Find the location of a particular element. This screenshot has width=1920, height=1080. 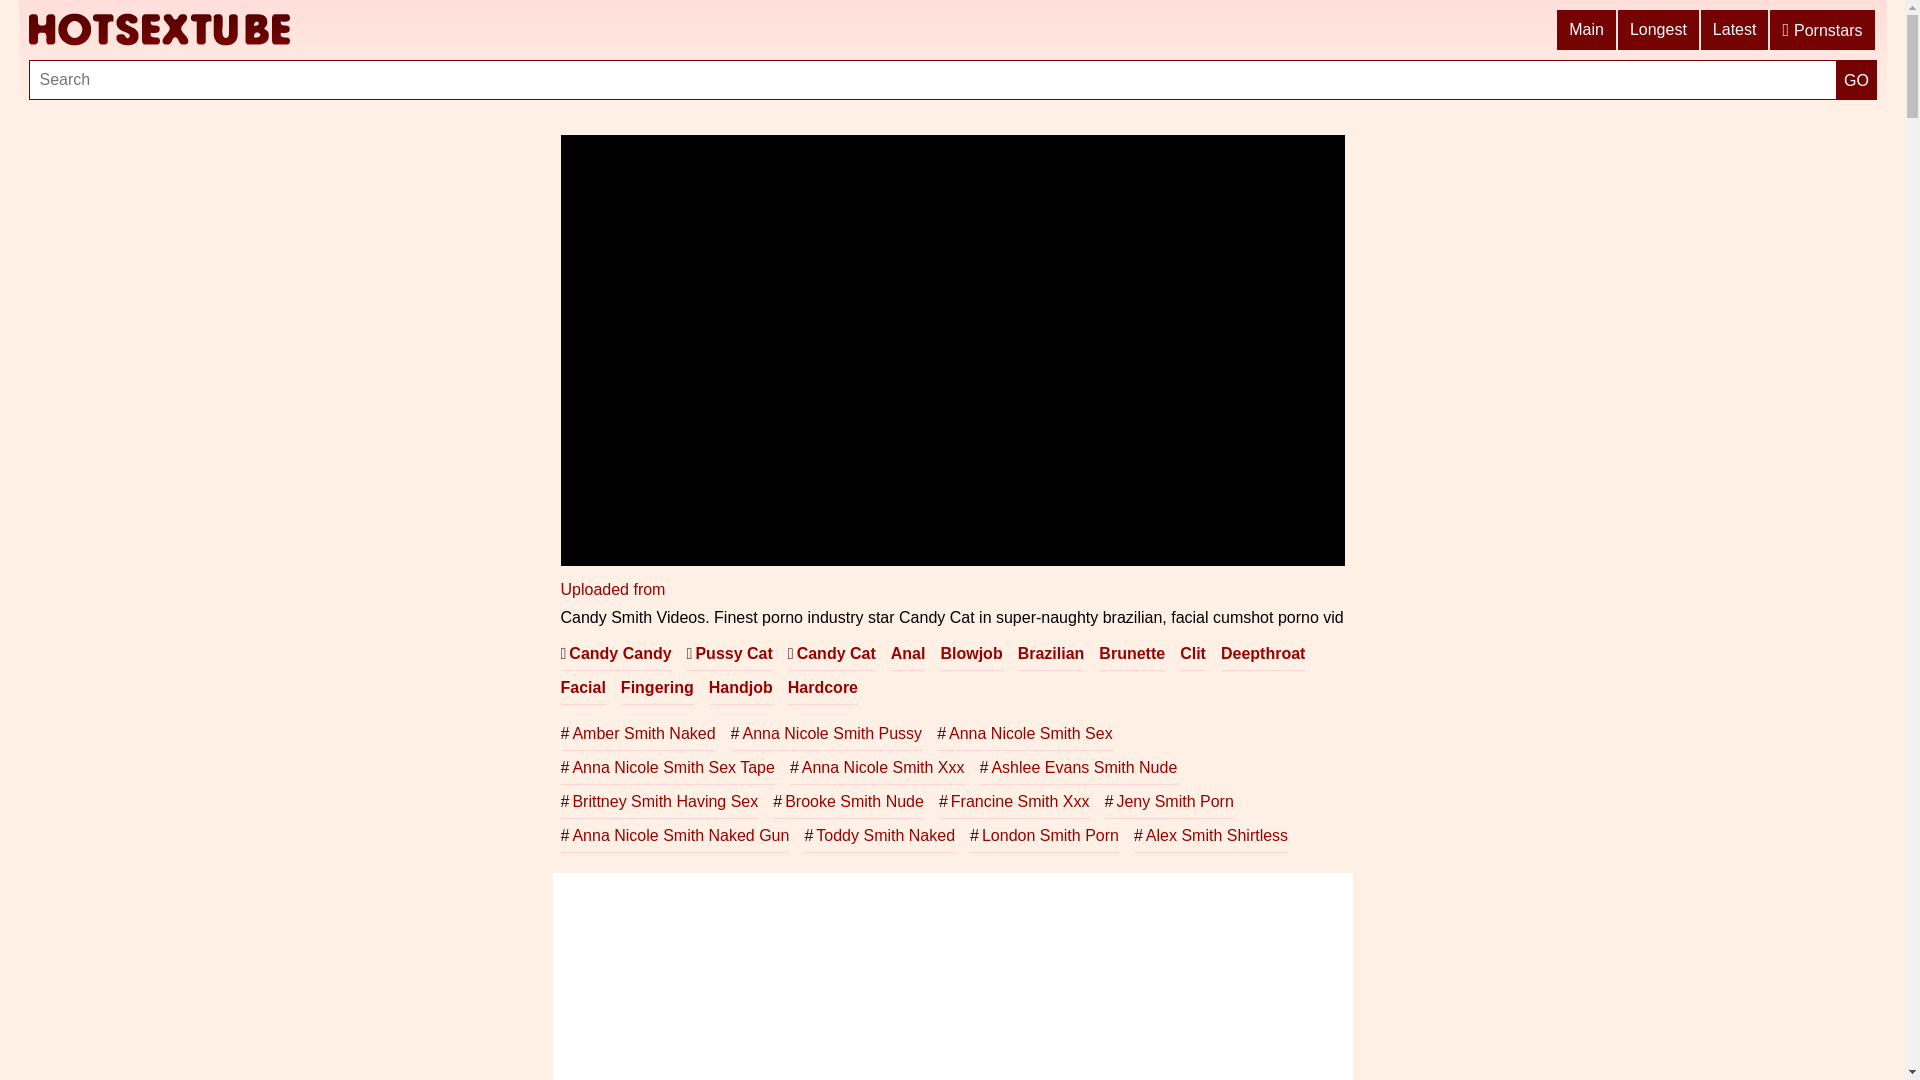

'Fingering' is located at coordinates (657, 686).